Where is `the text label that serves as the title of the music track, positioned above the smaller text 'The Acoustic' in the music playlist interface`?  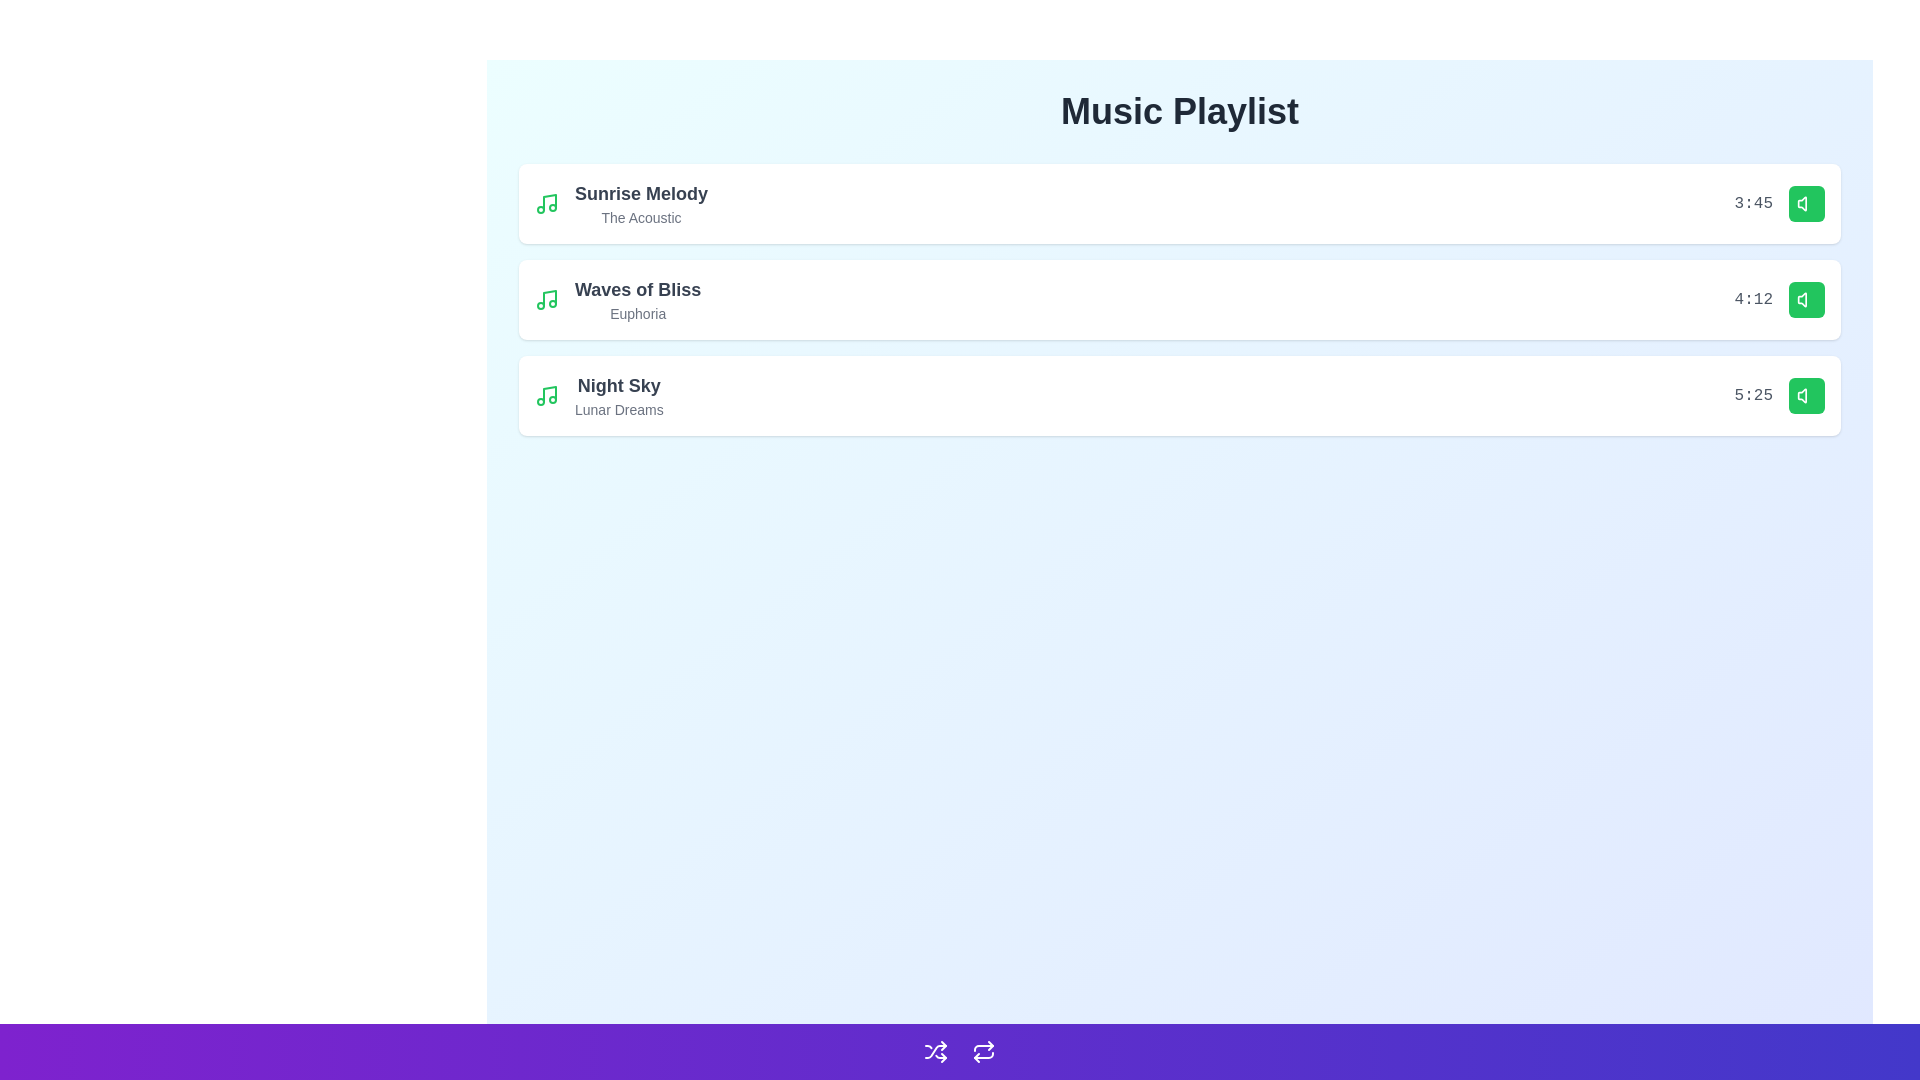
the text label that serves as the title of the music track, positioned above the smaller text 'The Acoustic' in the music playlist interface is located at coordinates (641, 193).